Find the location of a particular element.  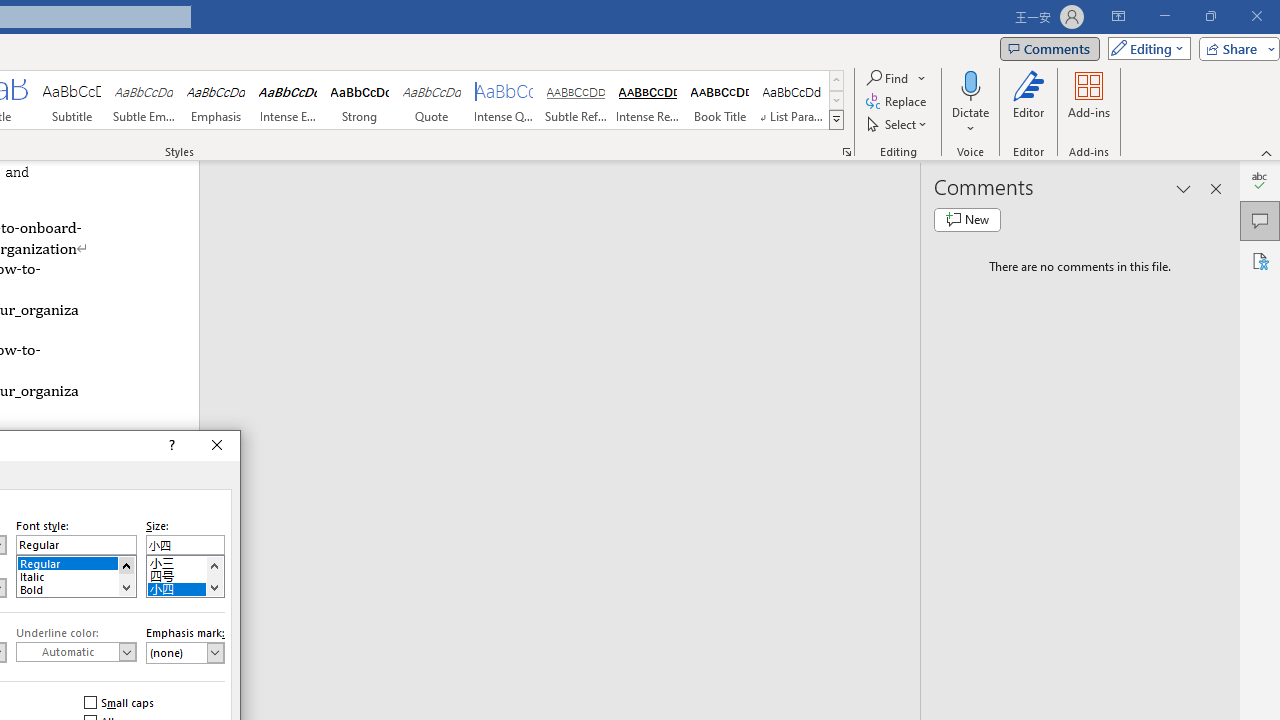

'Accessibility' is located at coordinates (1259, 260).